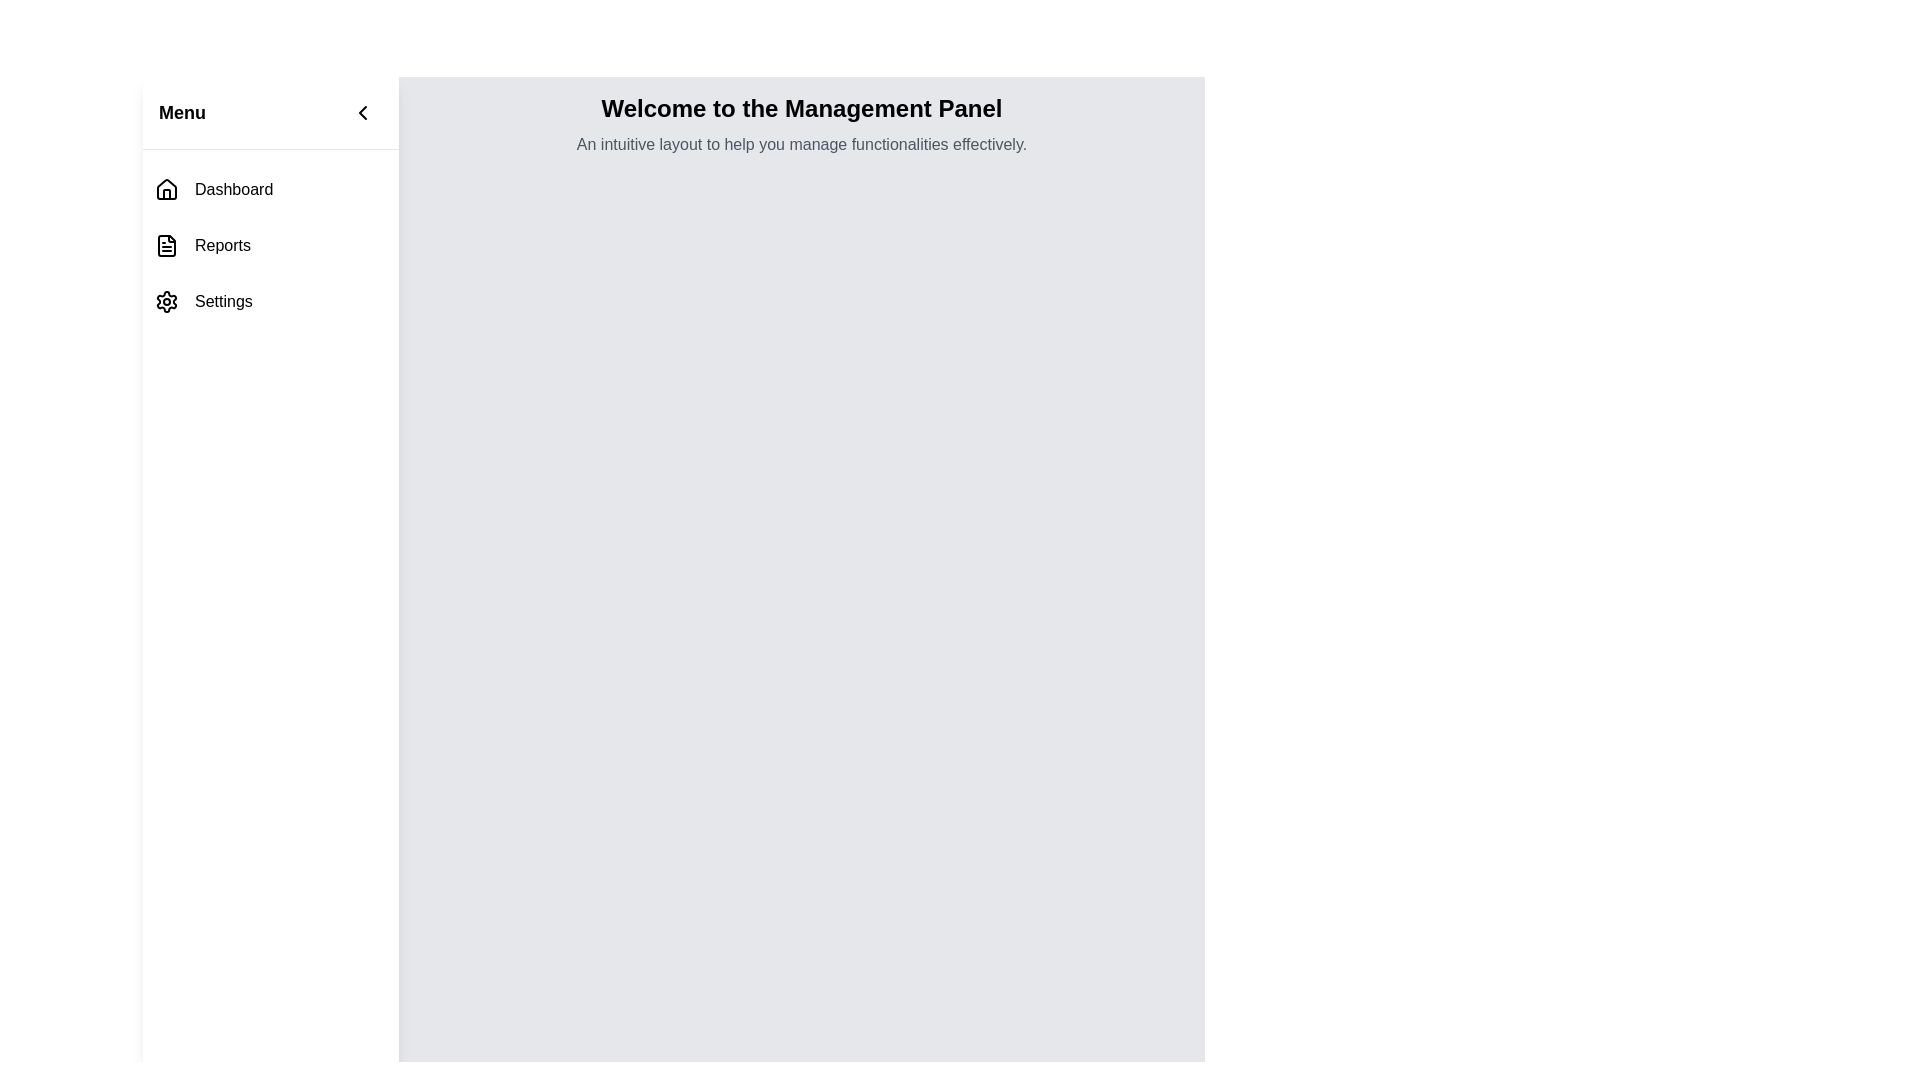  Describe the element at coordinates (167, 245) in the screenshot. I see `the small square icon resembling a file or document with textual lines inside, located to the left of the text 'Reports' in the second item of the vertical navigation menu` at that location.